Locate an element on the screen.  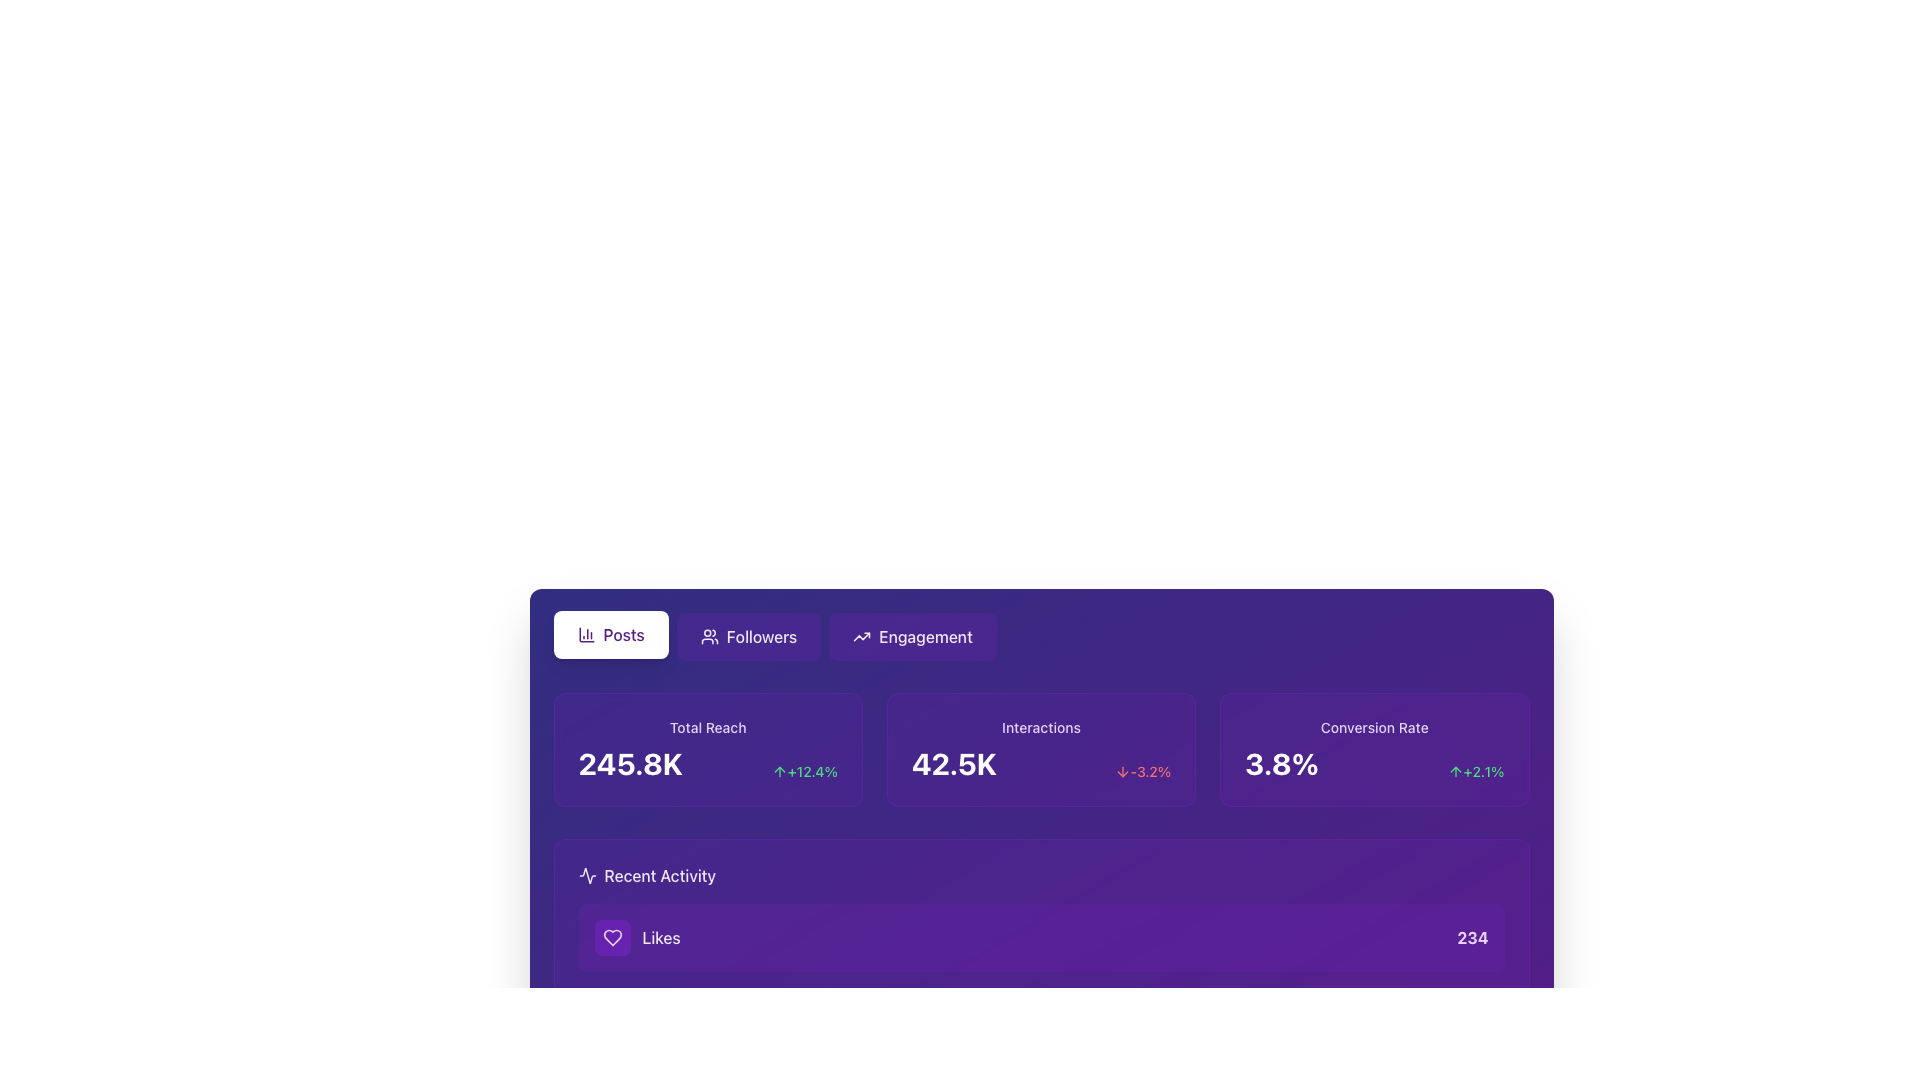
the text element indicating a positive trend in conversion rate, which shows '3.8%' and is located in the top right of the metrics card is located at coordinates (1476, 770).